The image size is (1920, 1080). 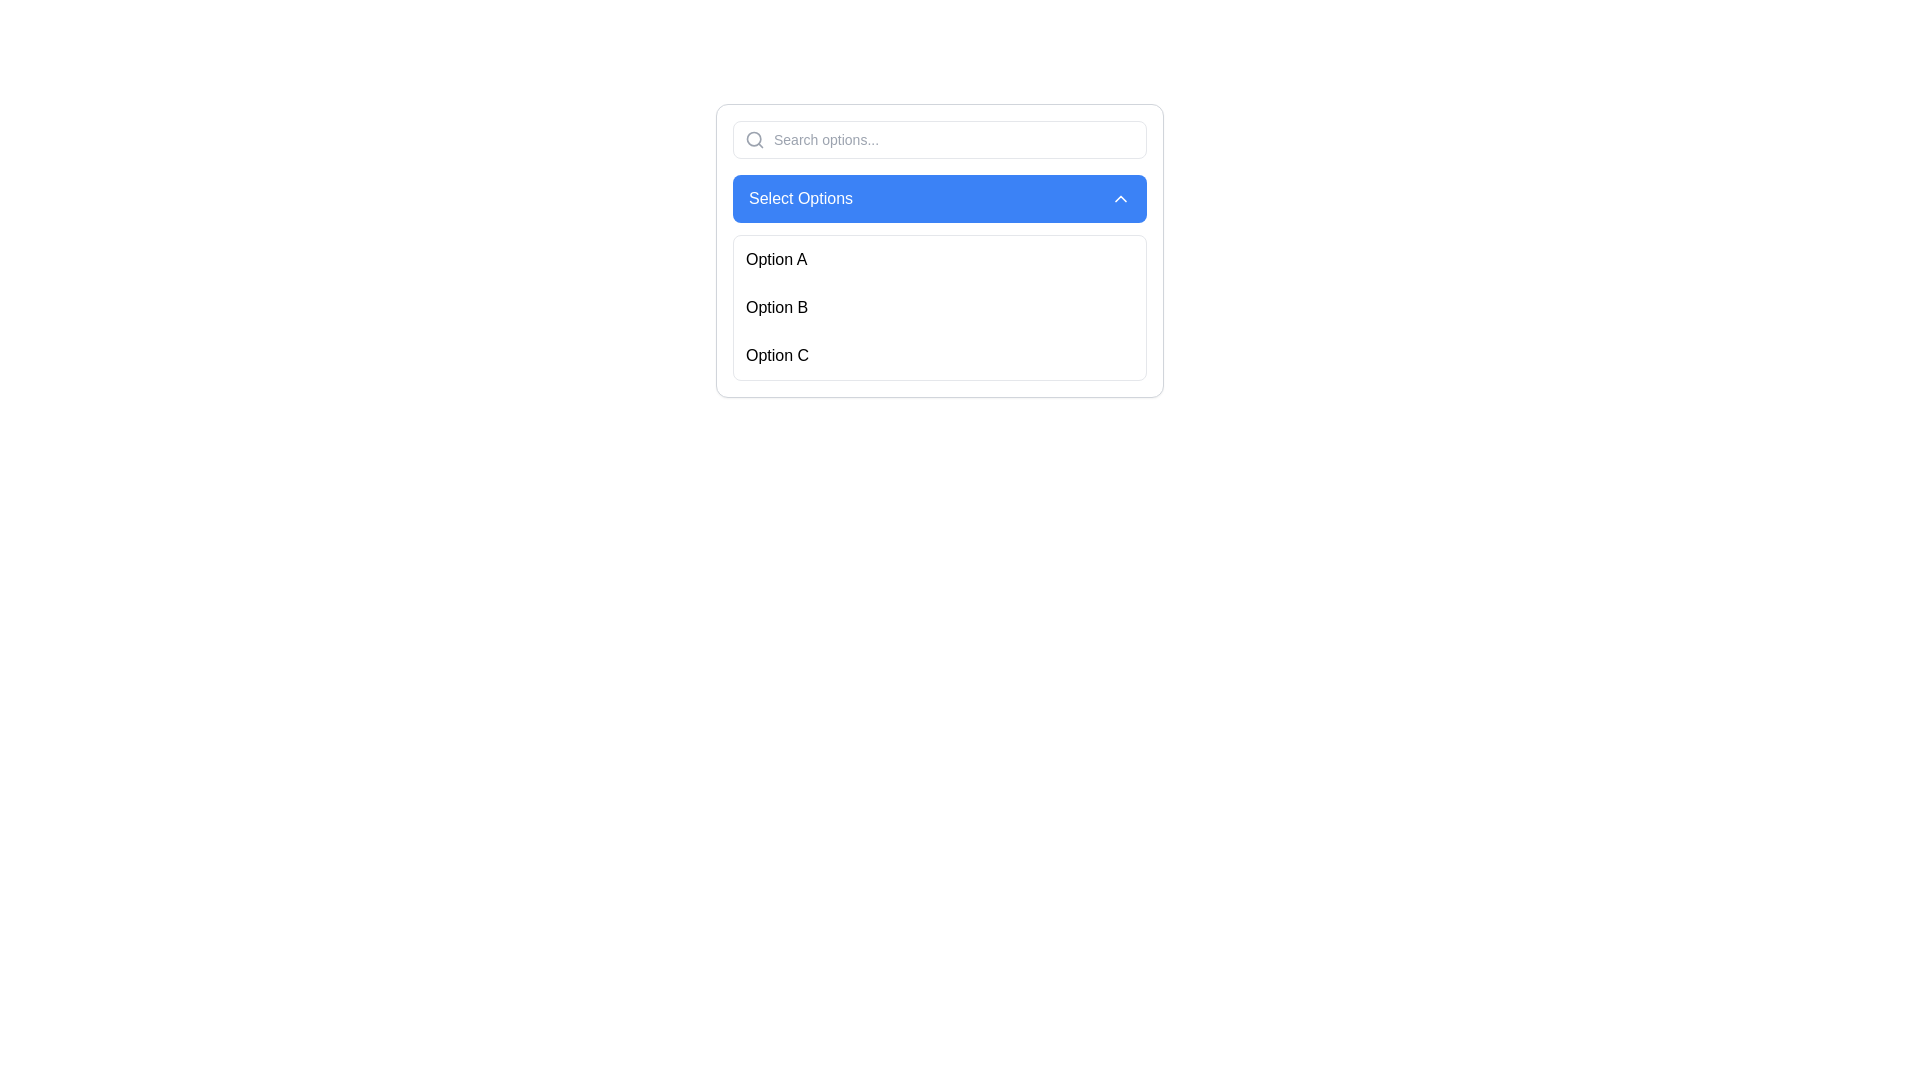 What do you see at coordinates (939, 258) in the screenshot?
I see `the first option button labeled 'Option A'` at bounding box center [939, 258].